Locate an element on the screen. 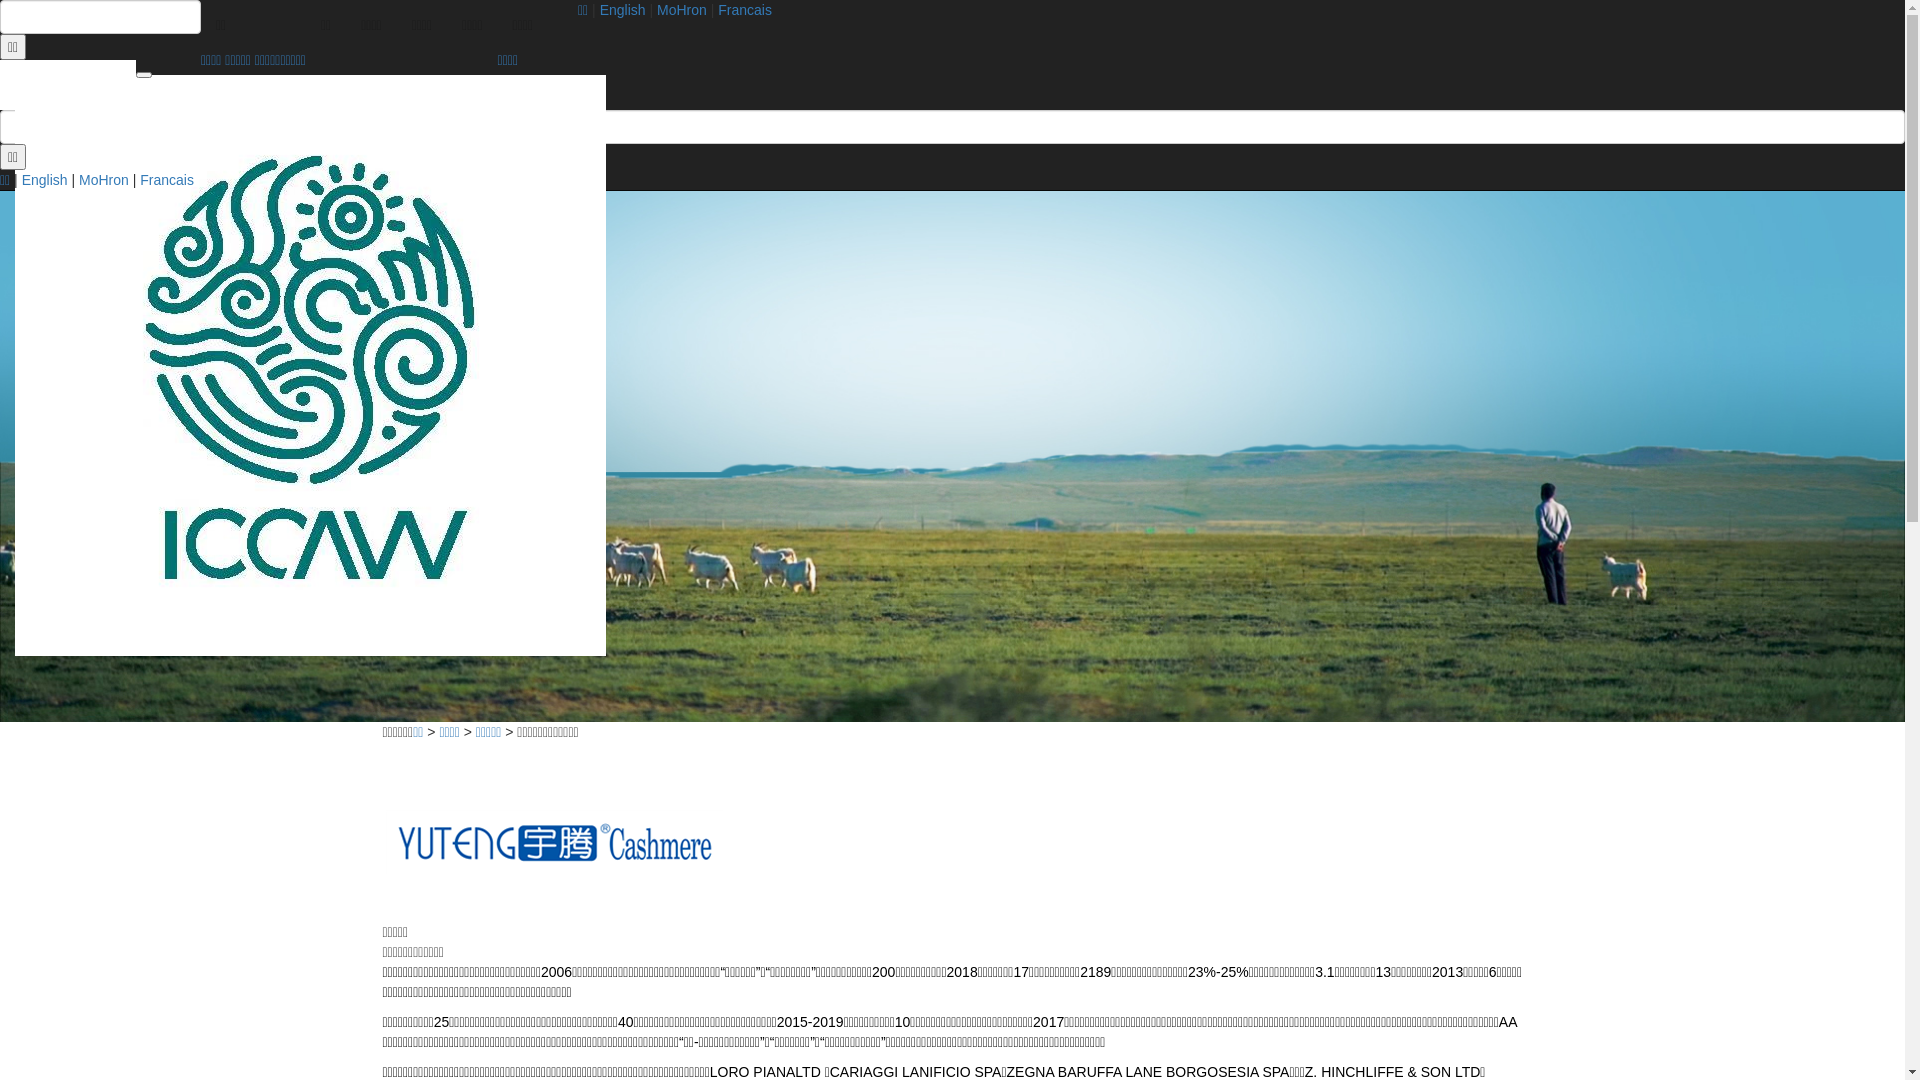 This screenshot has height=1080, width=1920. 'MoHron' is located at coordinates (103, 180).